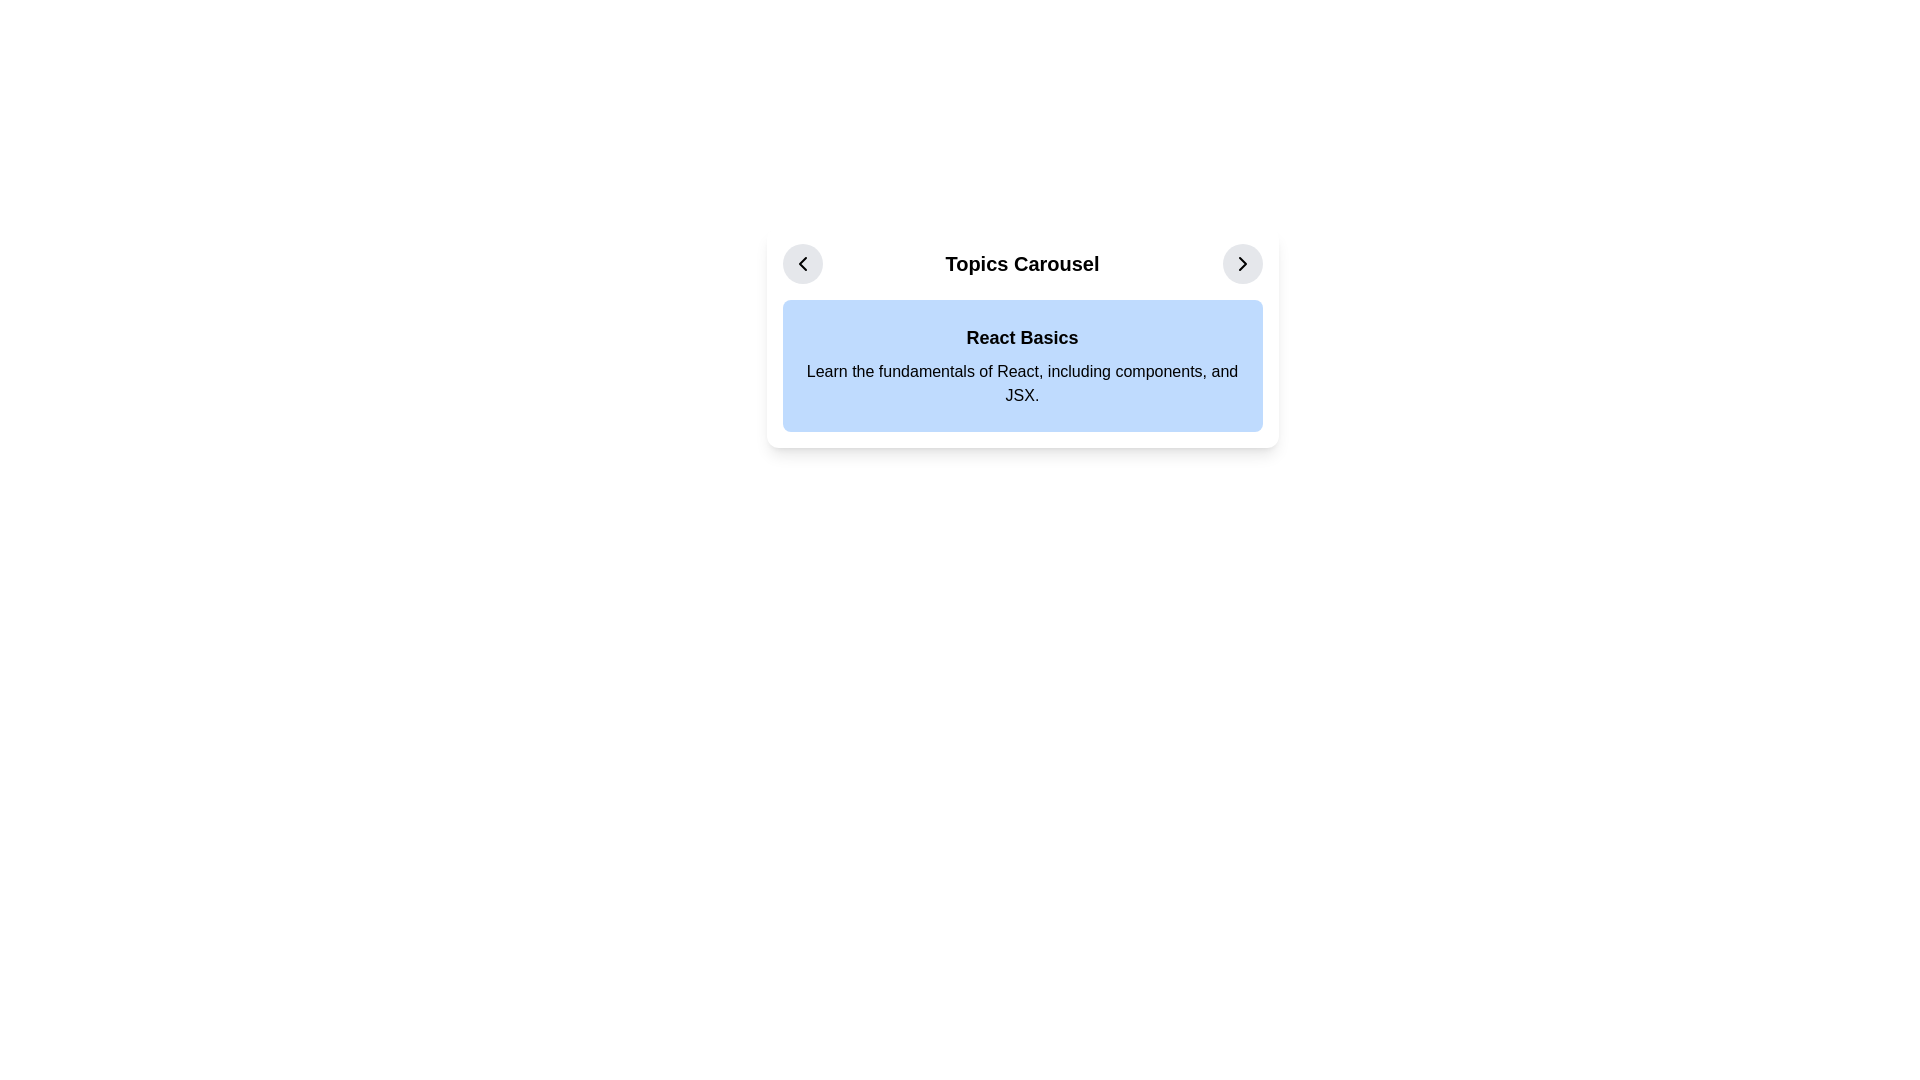 Image resolution: width=1920 pixels, height=1080 pixels. Describe the element at coordinates (1241, 262) in the screenshot. I see `the right-pointing chevron icon within the circular button located in the top-right corner of the 'React Basics' card` at that location.